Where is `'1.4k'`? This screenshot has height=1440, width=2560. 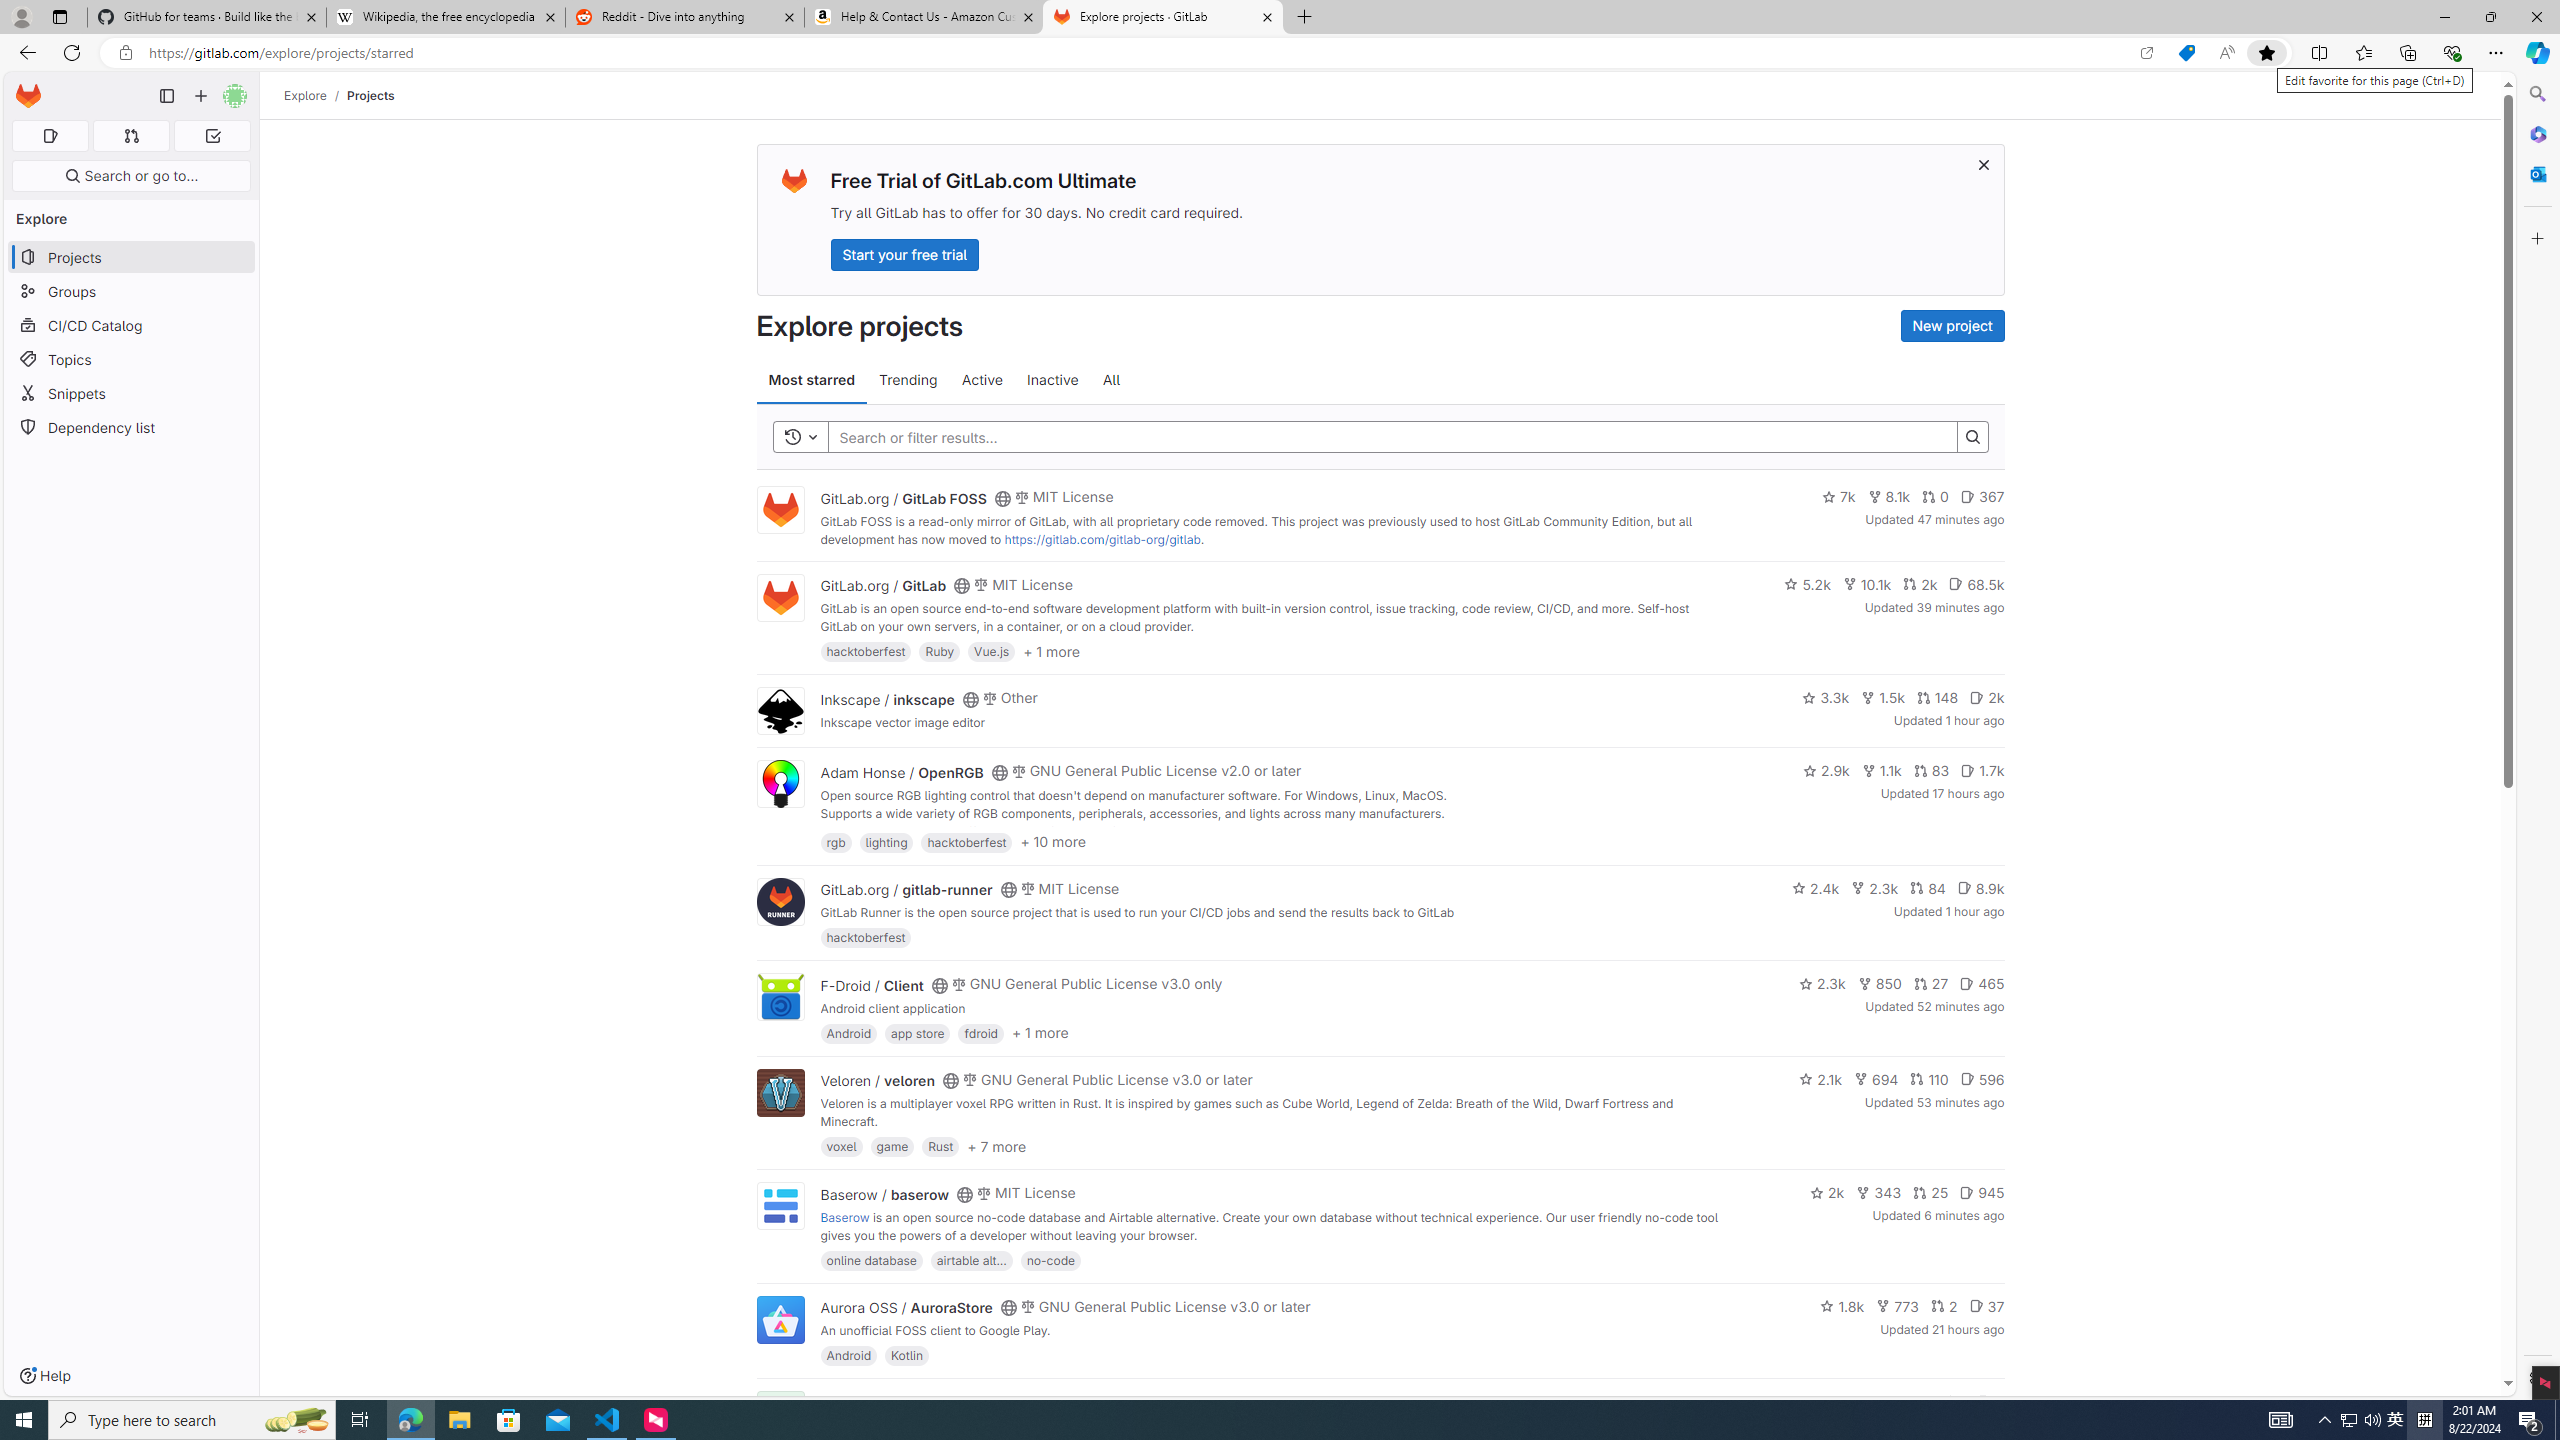
'1.4k' is located at coordinates (1852, 1401).